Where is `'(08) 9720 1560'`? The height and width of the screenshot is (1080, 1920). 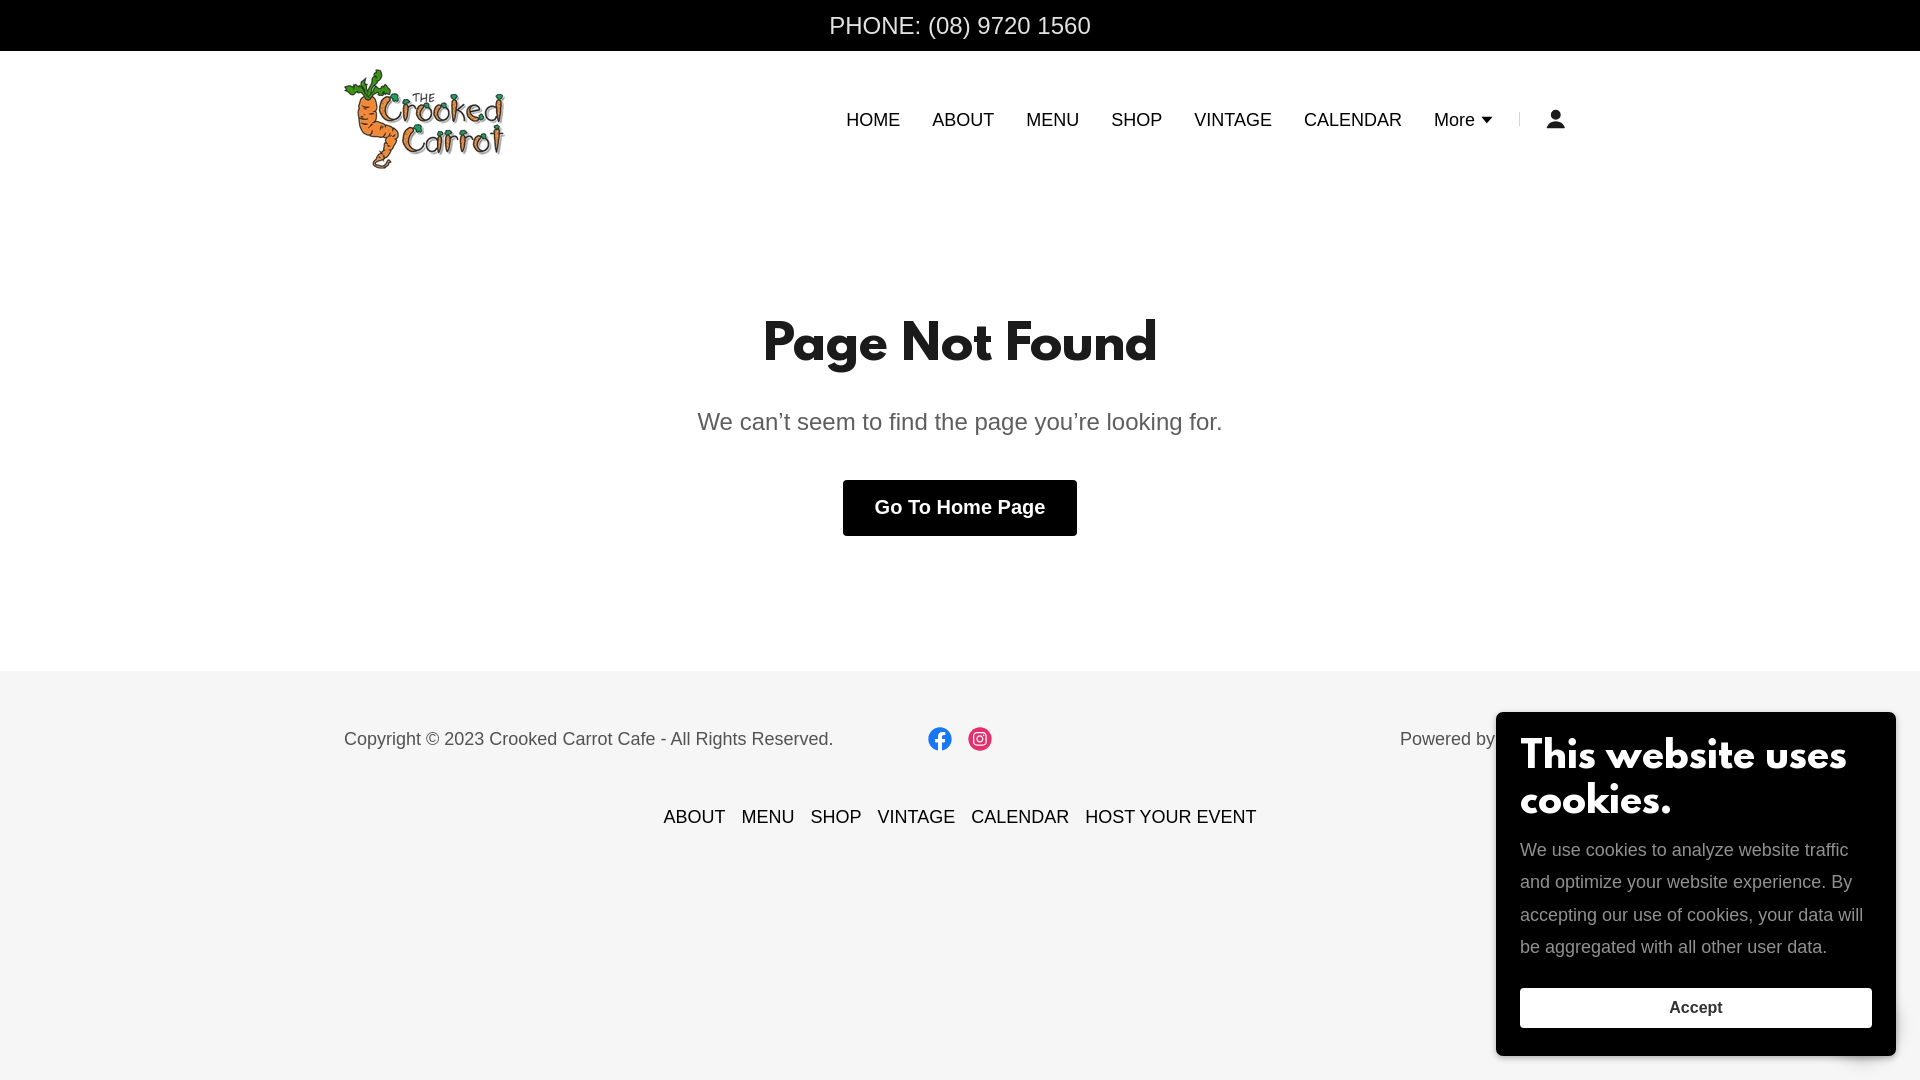
'(08) 9720 1560' is located at coordinates (1009, 25).